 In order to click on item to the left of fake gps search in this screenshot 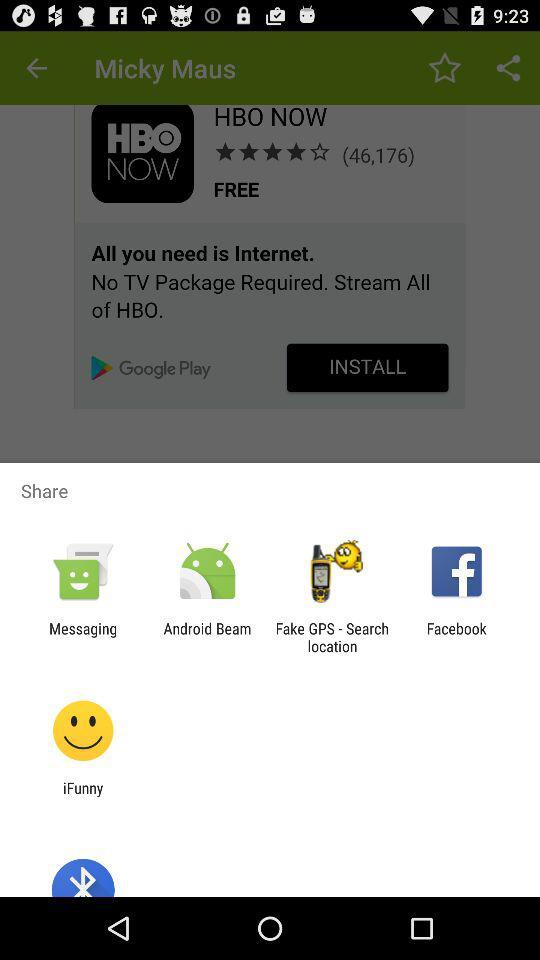, I will do `click(206, 636)`.